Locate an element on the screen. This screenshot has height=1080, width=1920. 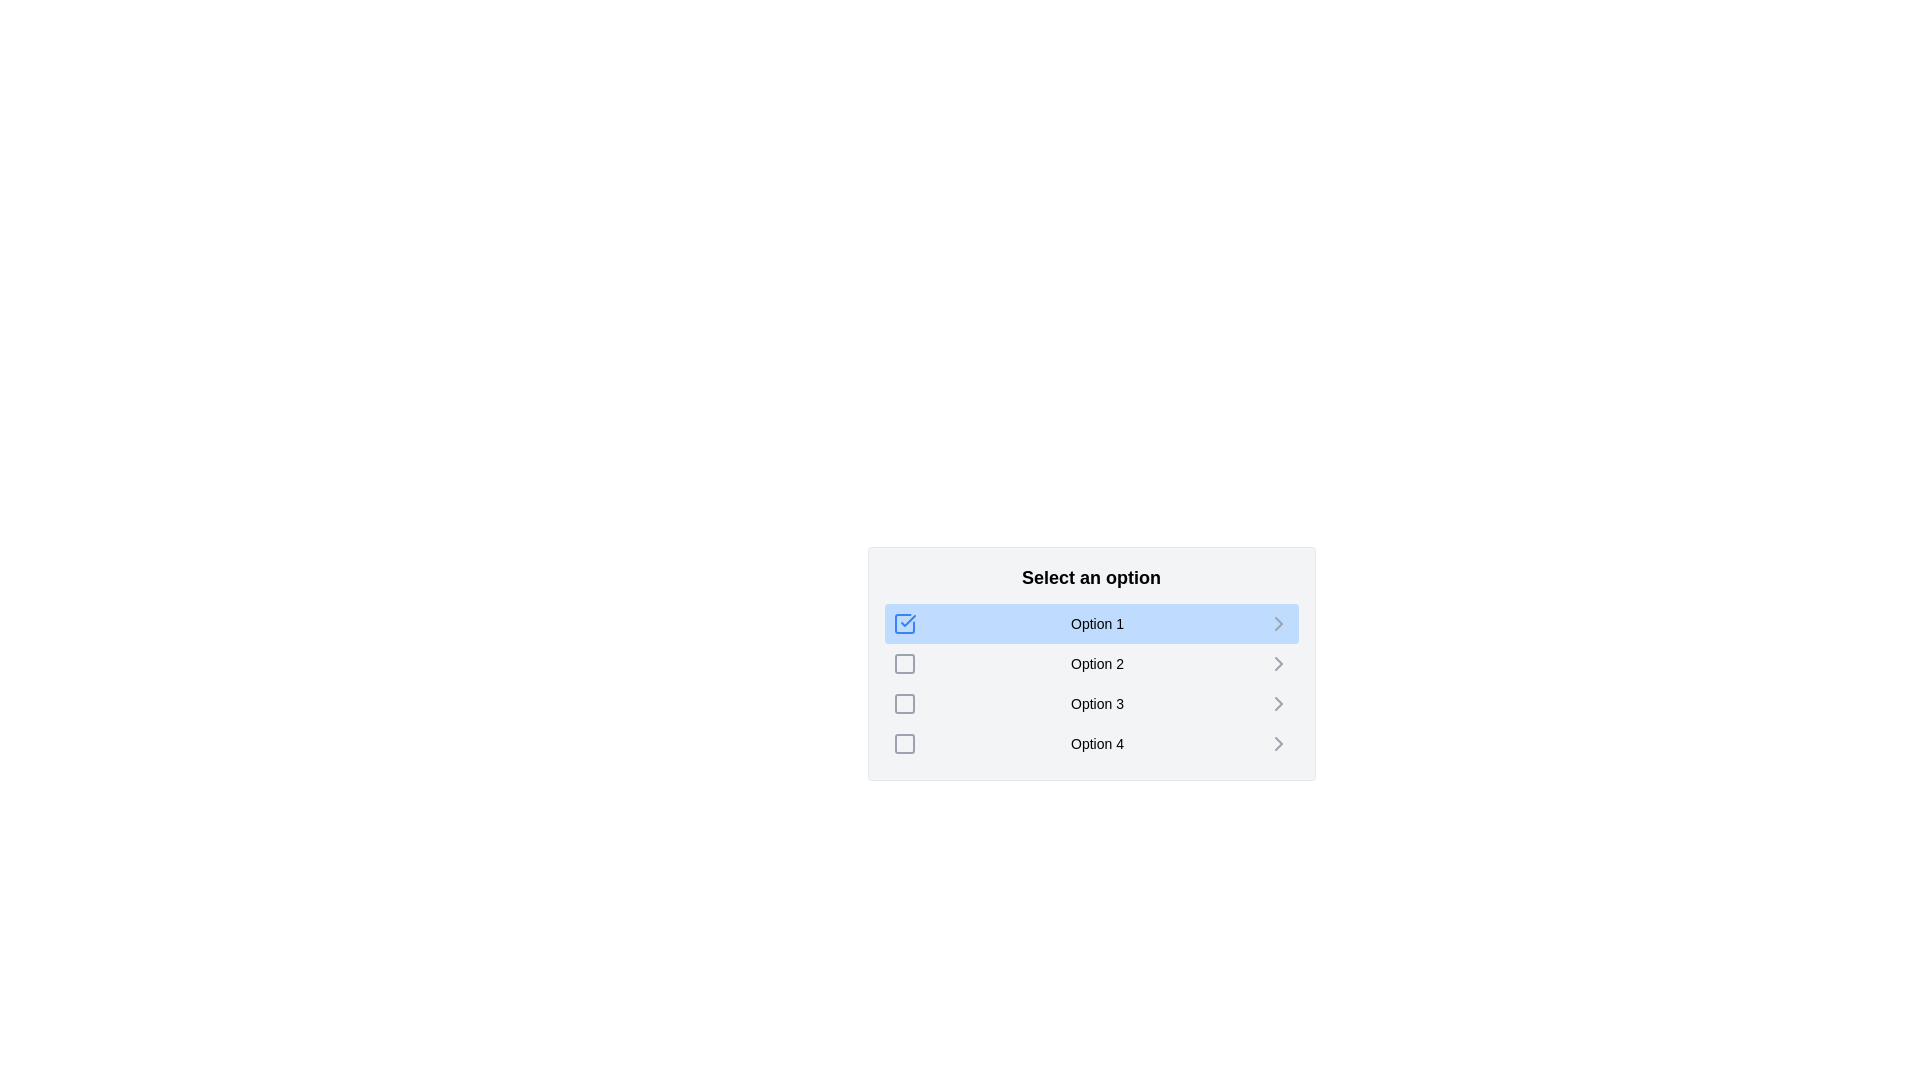
text of the Text Label indicating the first option in the vertical list, which is contained within a blue rectangular element indicating the active selection is located at coordinates (1096, 623).